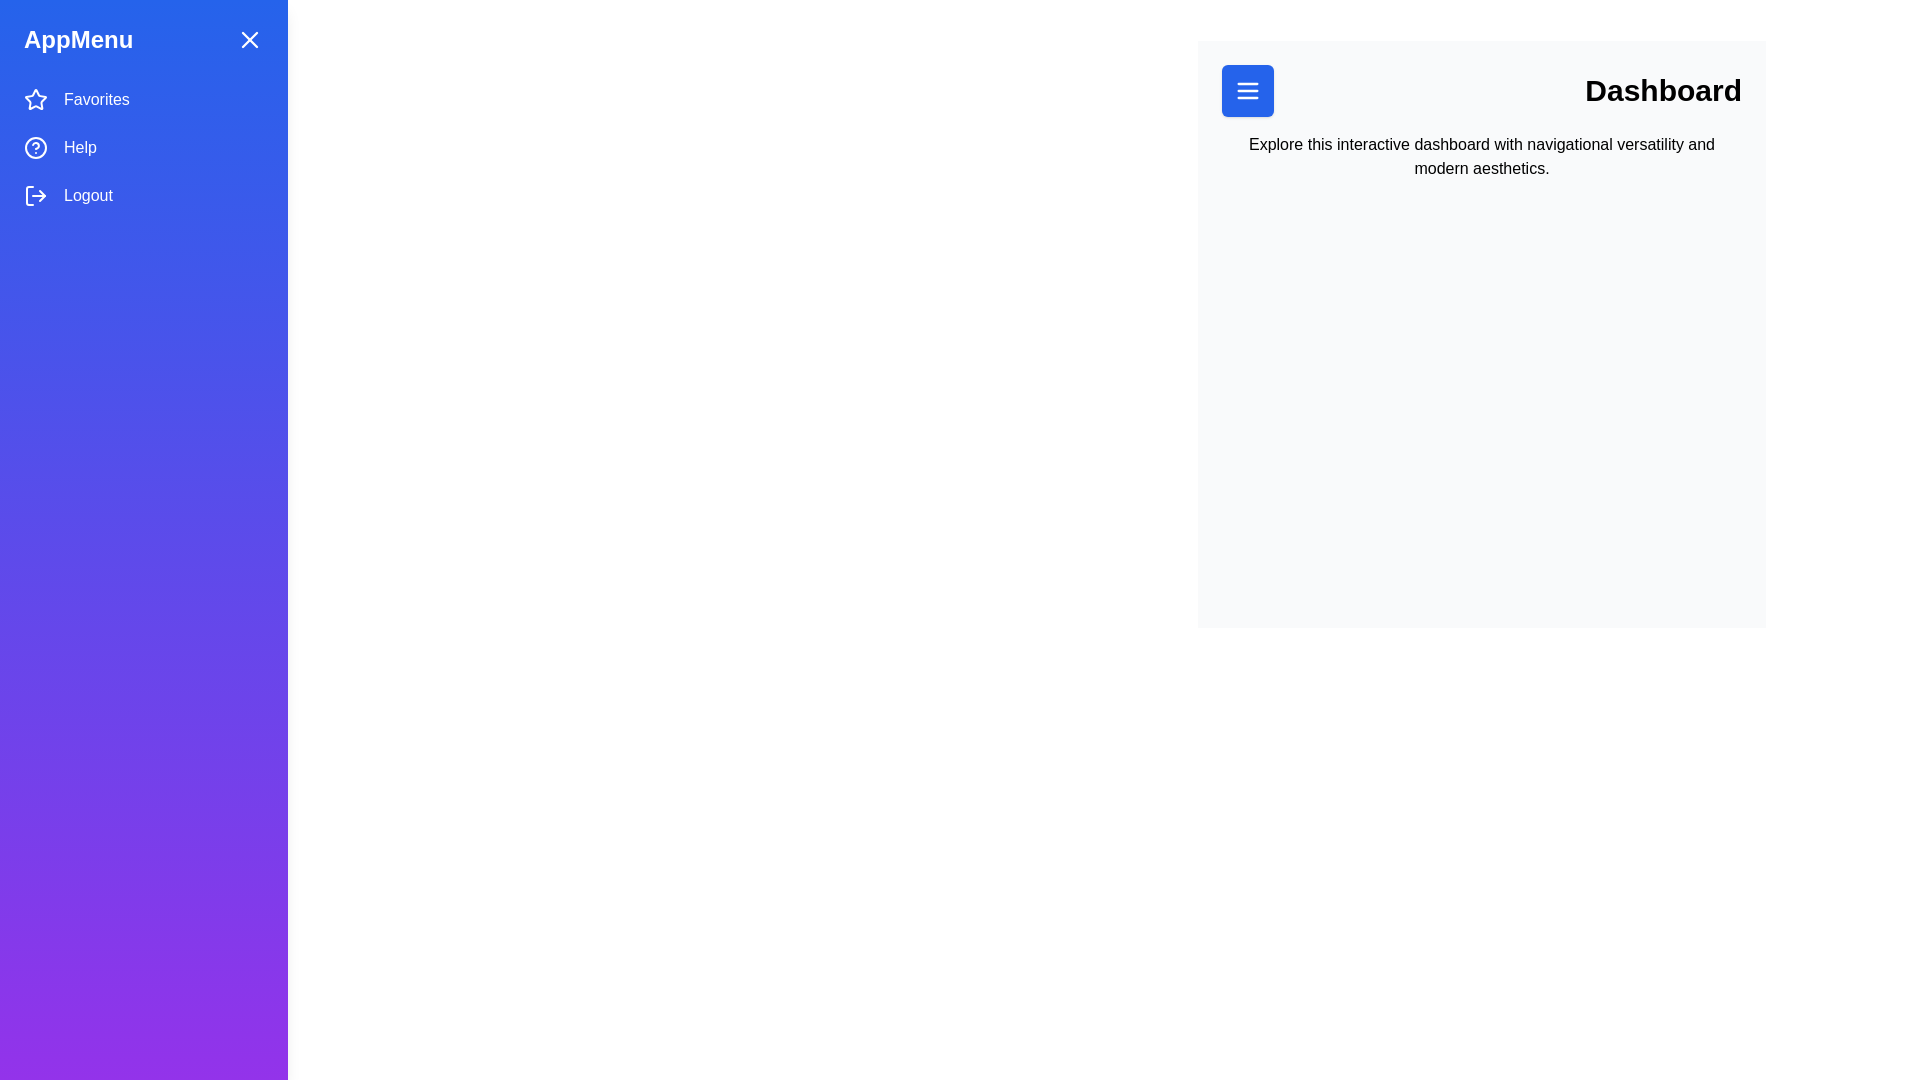 The width and height of the screenshot is (1920, 1080). I want to click on the circular blue ring icon with a white question mark, located next to the 'Help' text, so click(35, 146).